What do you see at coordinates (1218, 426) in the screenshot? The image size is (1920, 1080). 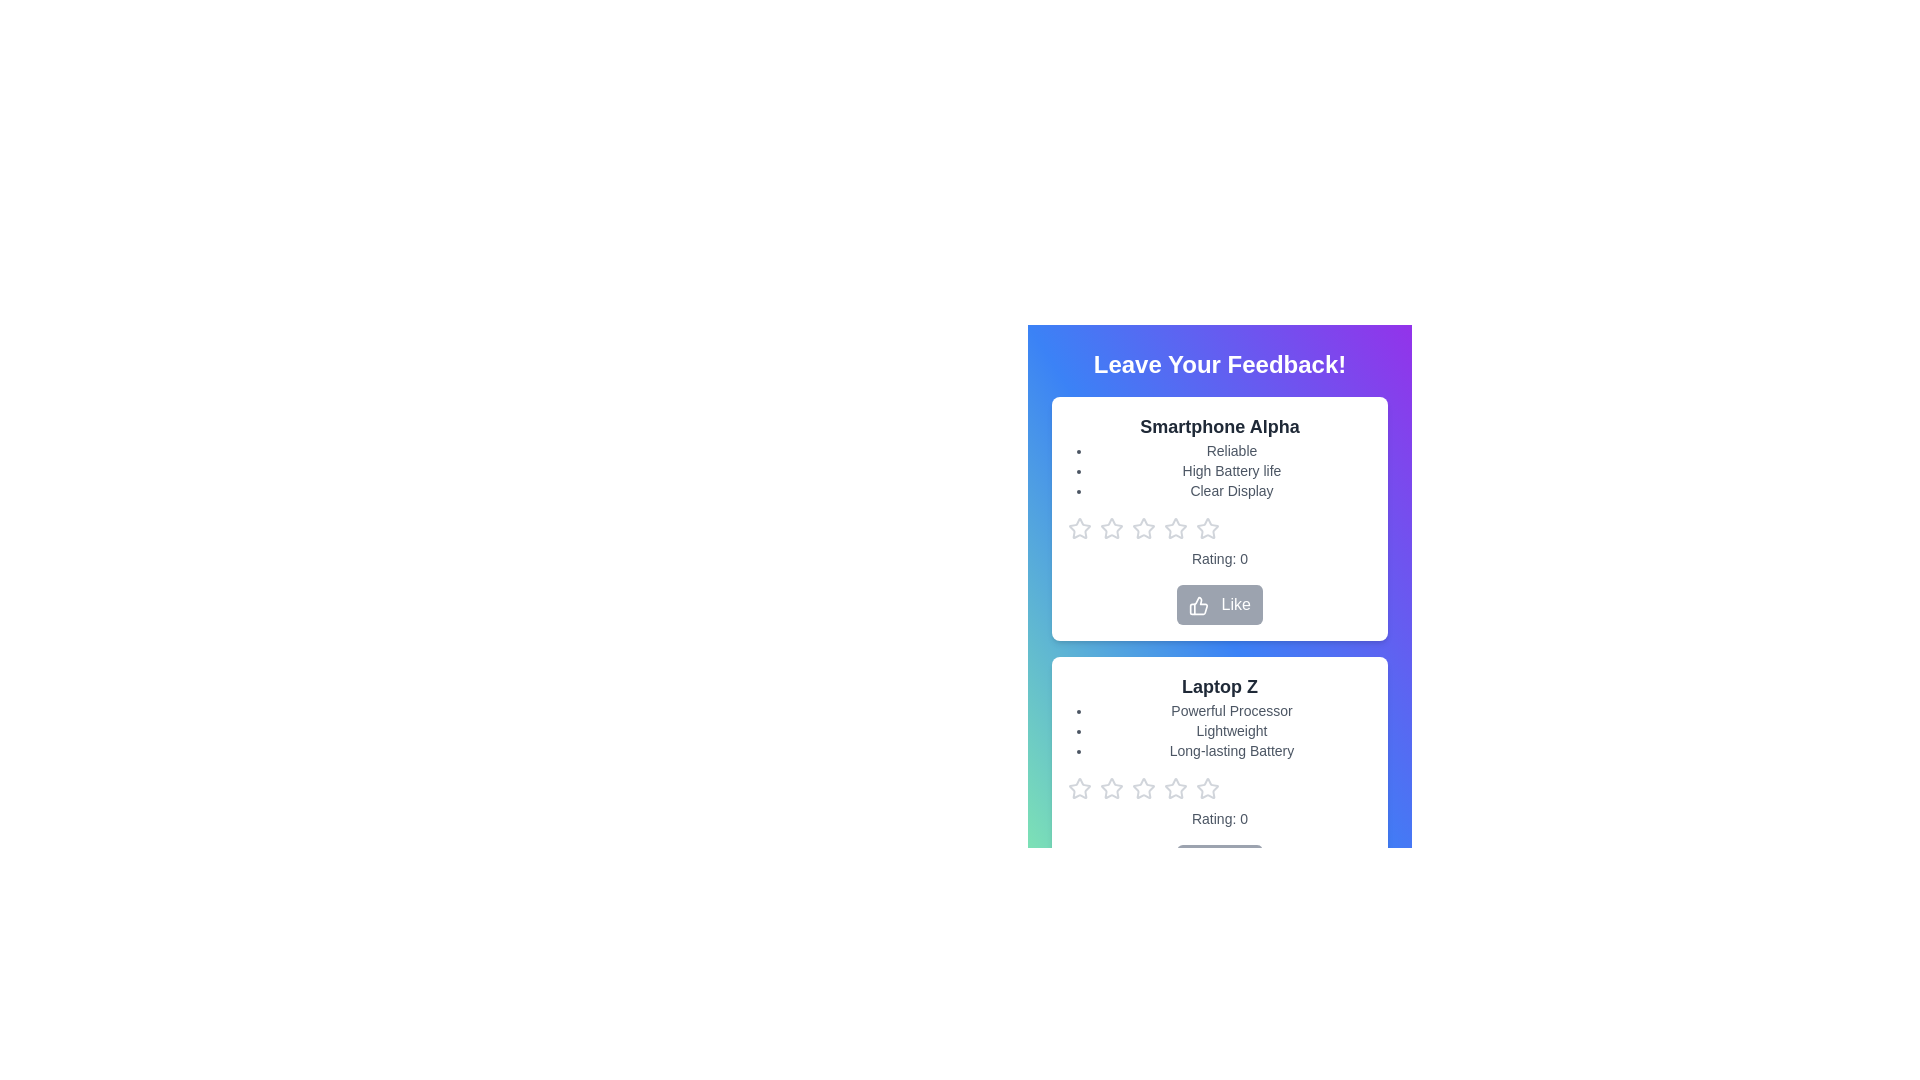 I see `the text label 'Smartphone Alpha' which is rendered in bold dark gray font at the top of a white rectangular card` at bounding box center [1218, 426].